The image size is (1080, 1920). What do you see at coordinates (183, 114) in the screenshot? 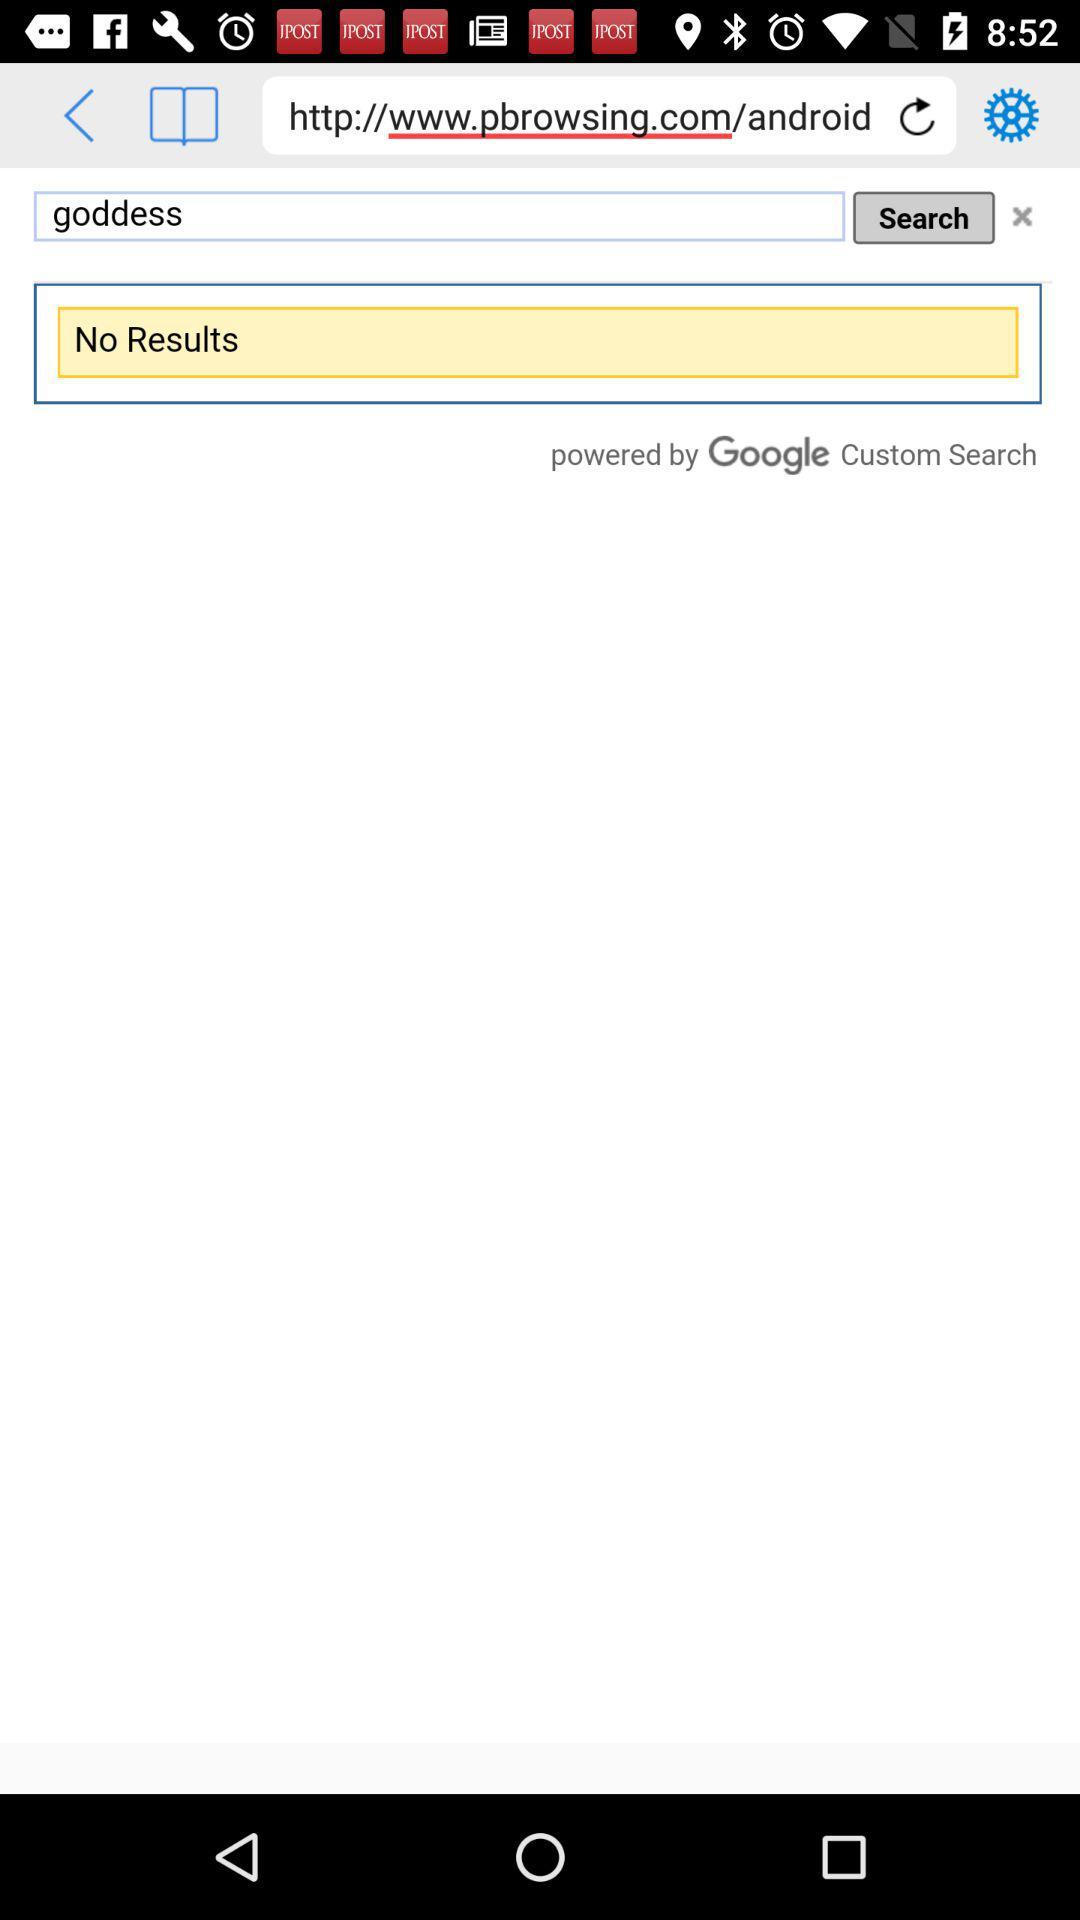
I see `the book icon` at bounding box center [183, 114].